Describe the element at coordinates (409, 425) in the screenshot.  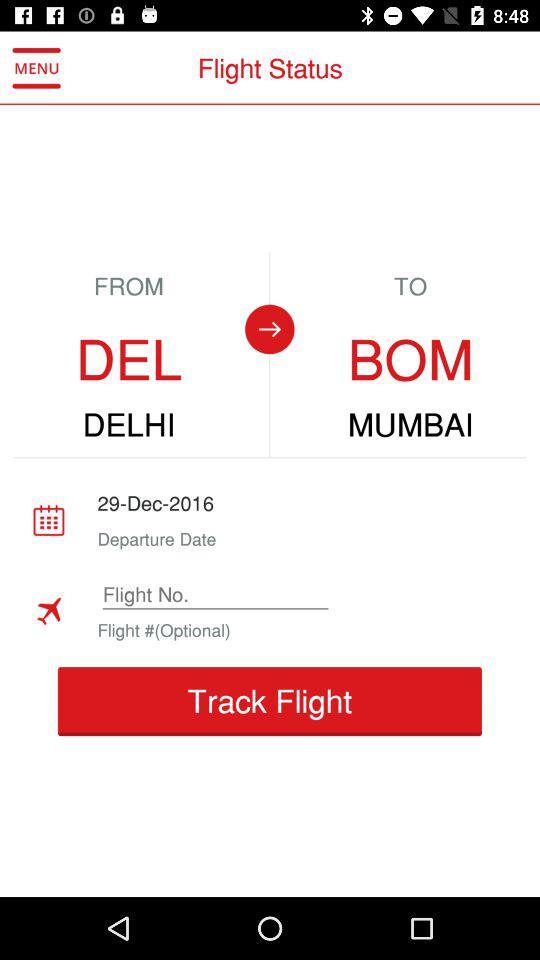
I see `the mumbai` at that location.